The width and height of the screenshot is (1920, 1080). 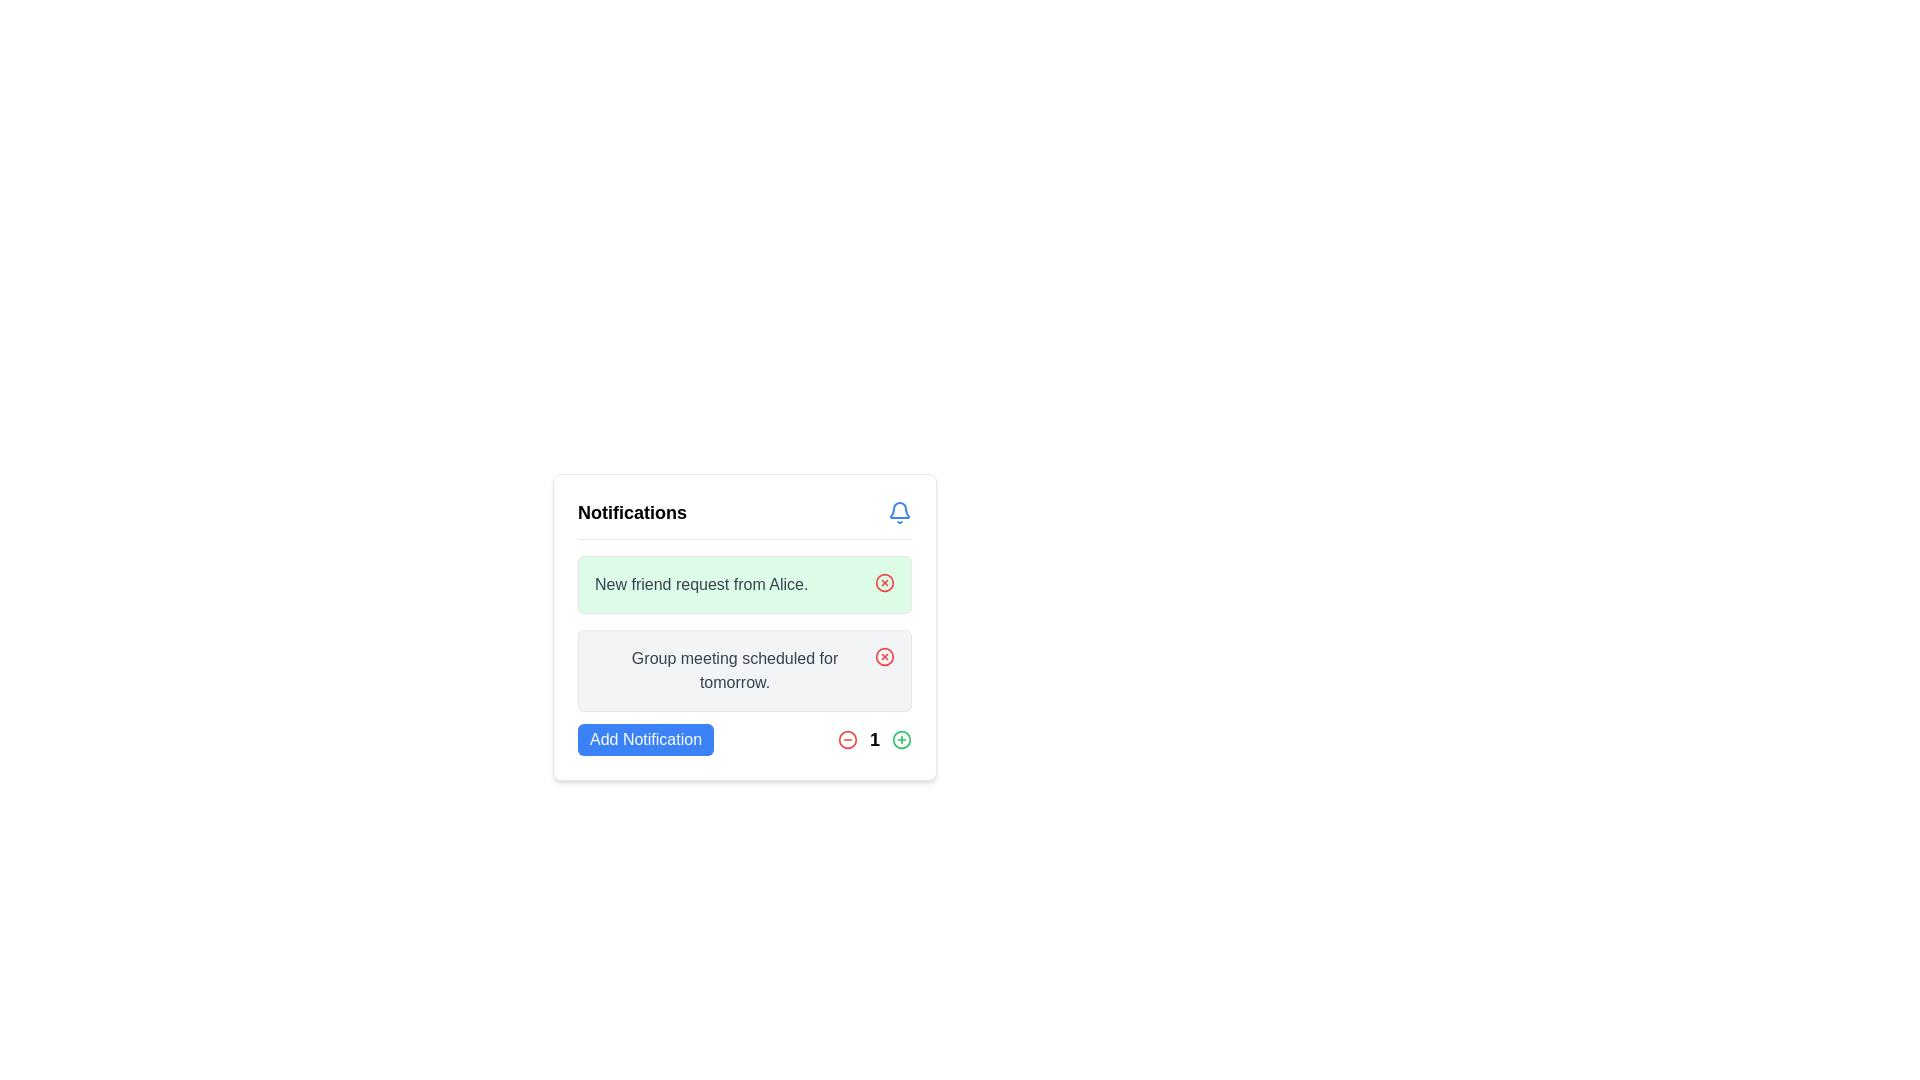 I want to click on the green circular plus icon located at the bottom-right section of the 'Notifications' card UI to increase the counter, so click(x=901, y=740).